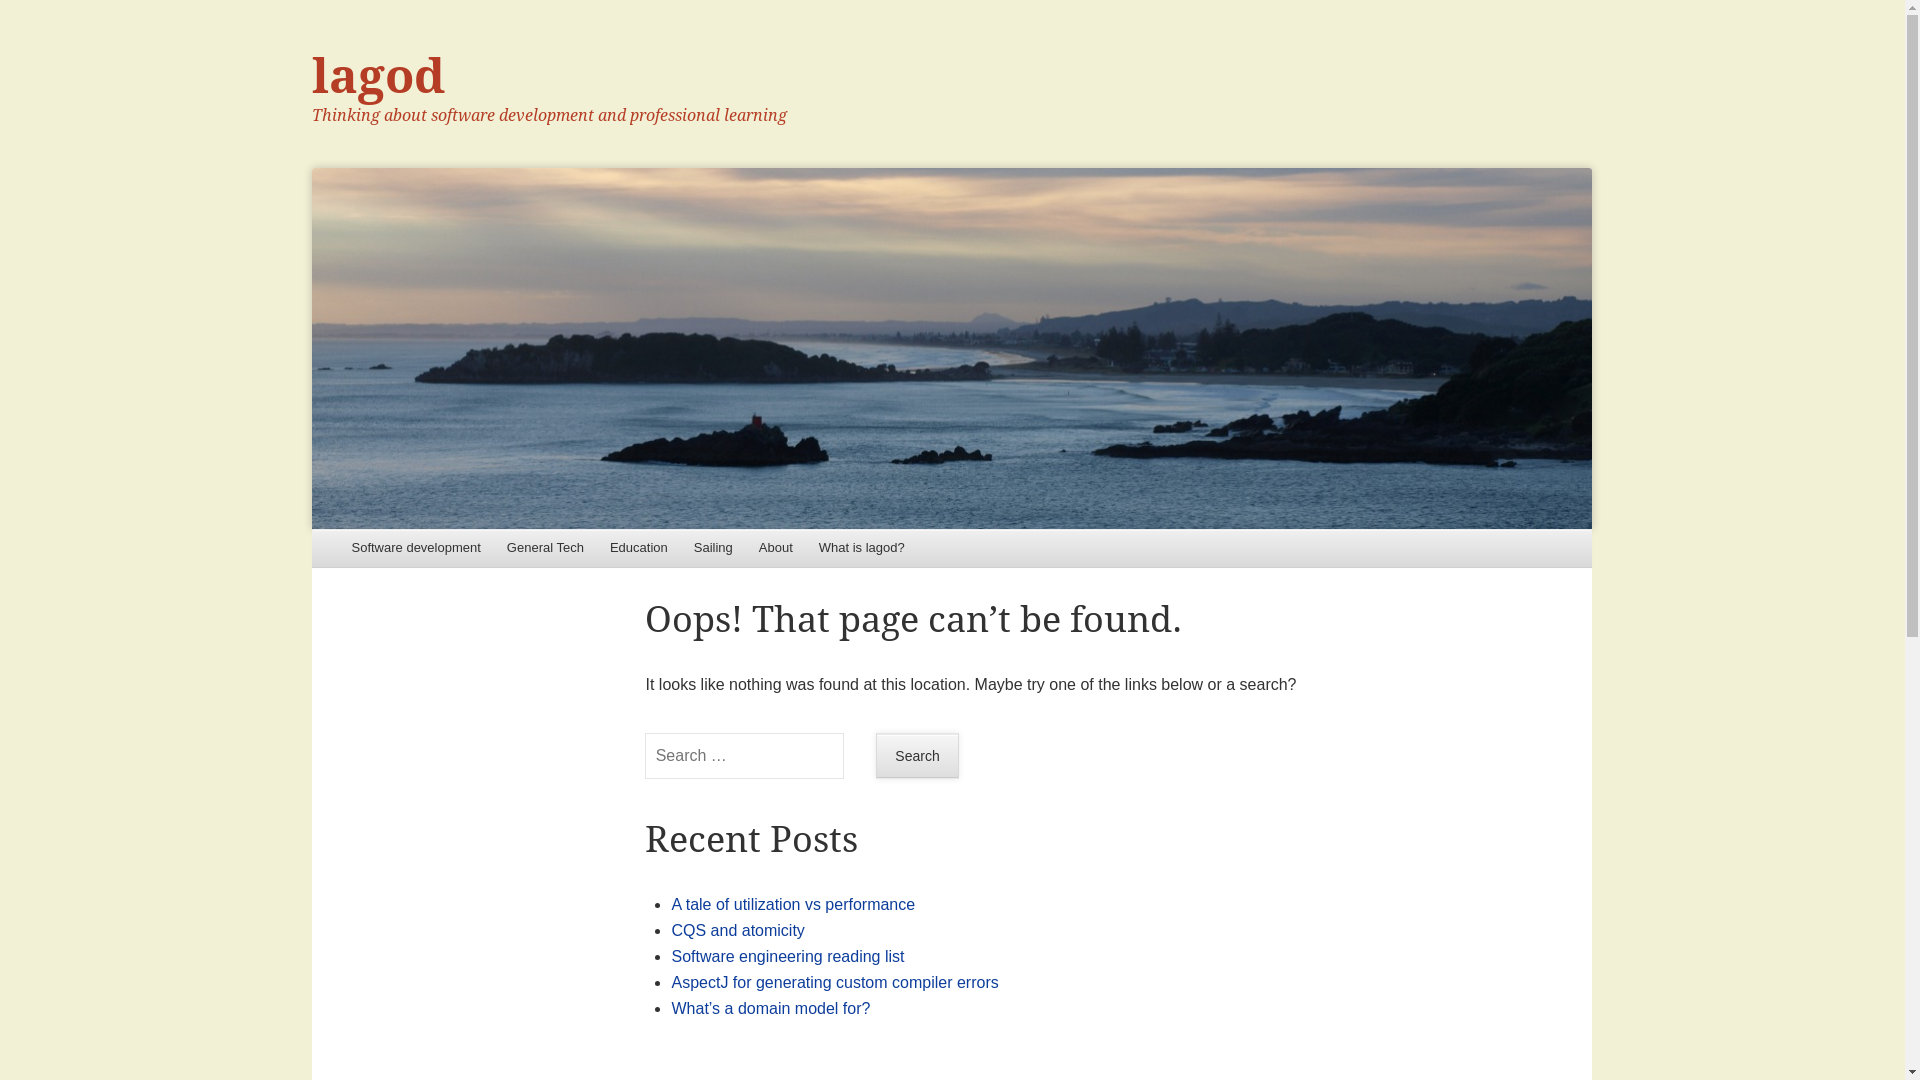 The image size is (1920, 1080). I want to click on 'Search', so click(916, 756).